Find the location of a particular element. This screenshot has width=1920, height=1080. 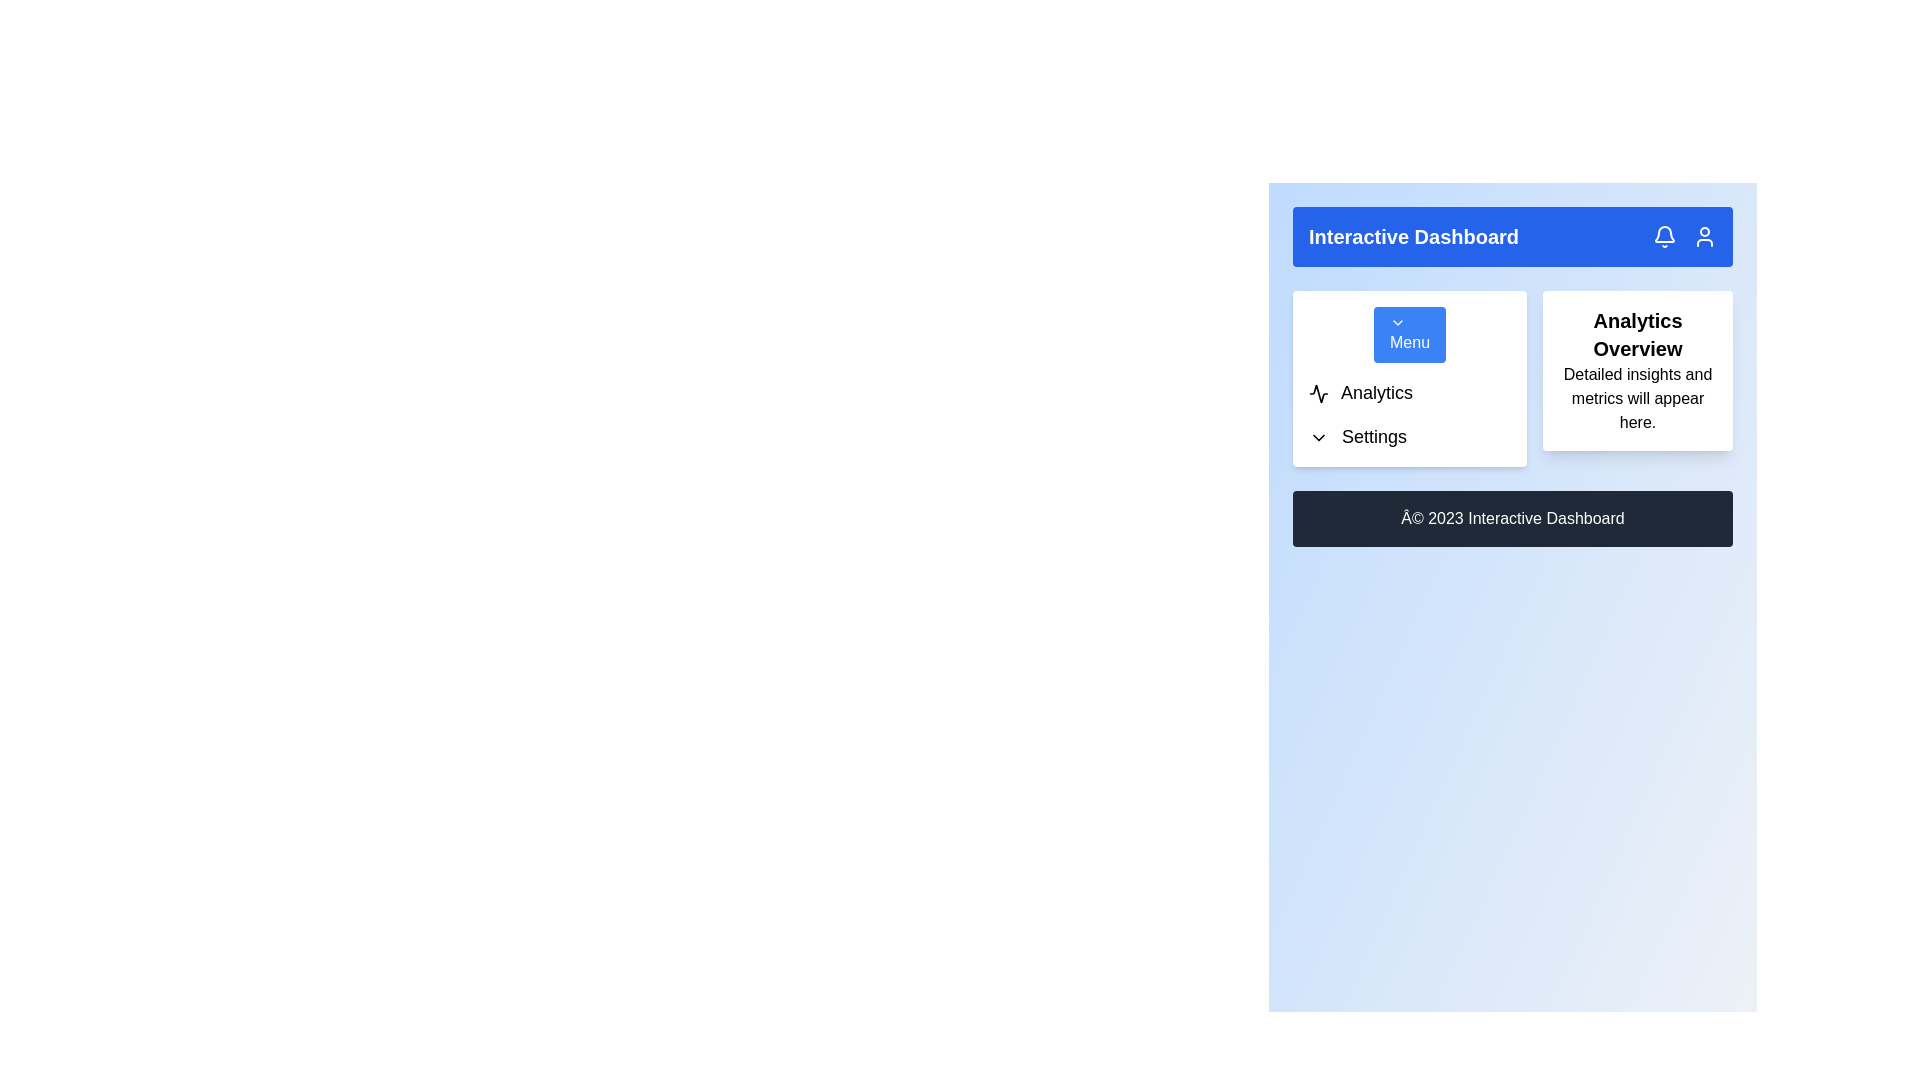

the user profile icon, which is a simplistic outline of a person located on the top-right of the interface is located at coordinates (1703, 235).